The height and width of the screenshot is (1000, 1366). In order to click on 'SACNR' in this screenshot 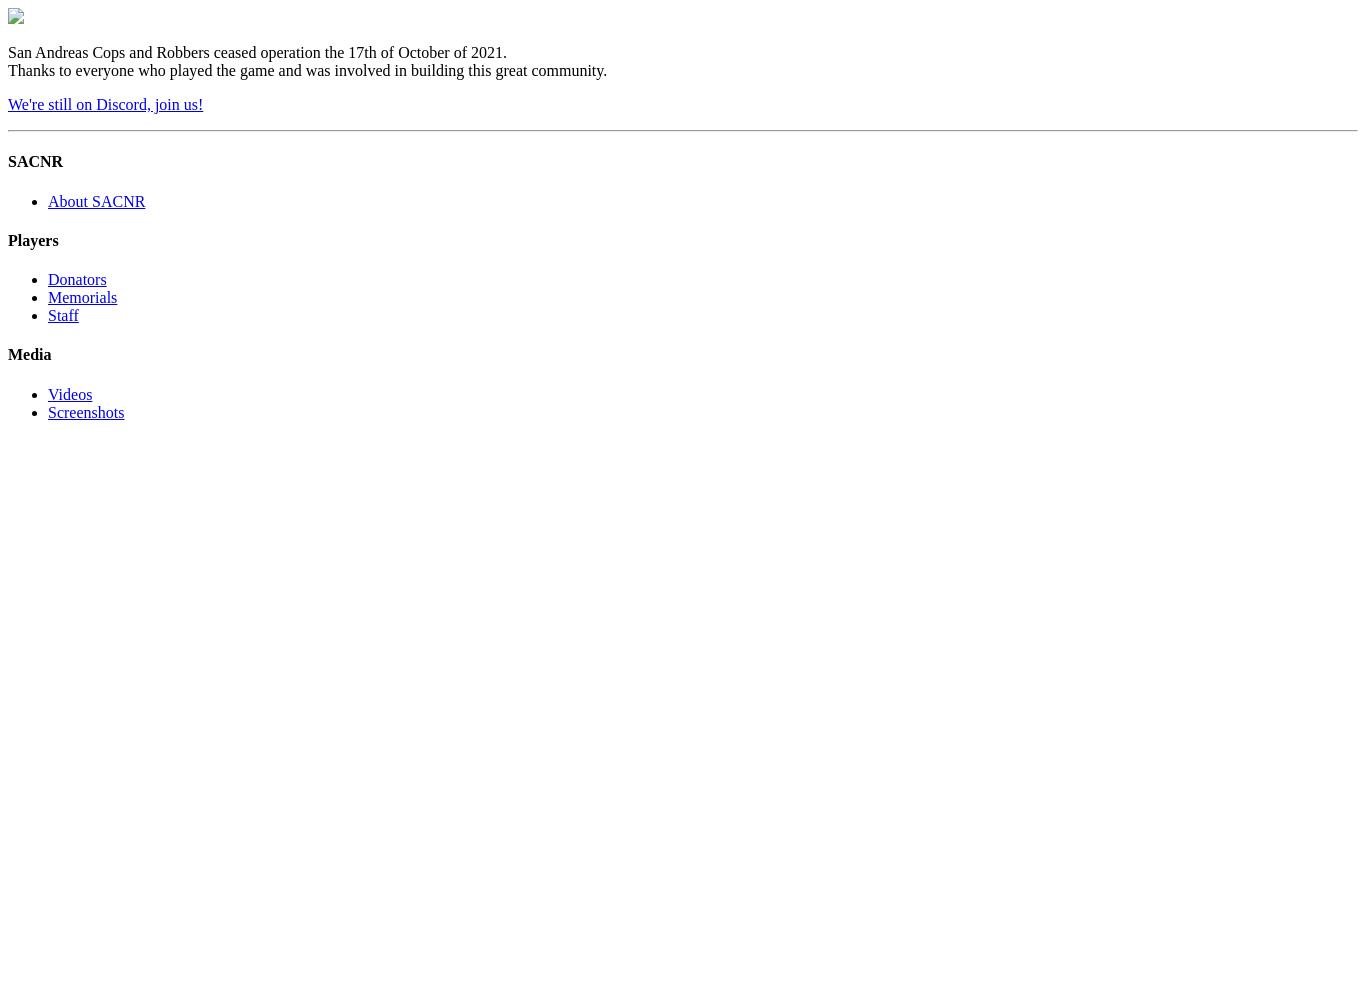, I will do `click(35, 161)`.